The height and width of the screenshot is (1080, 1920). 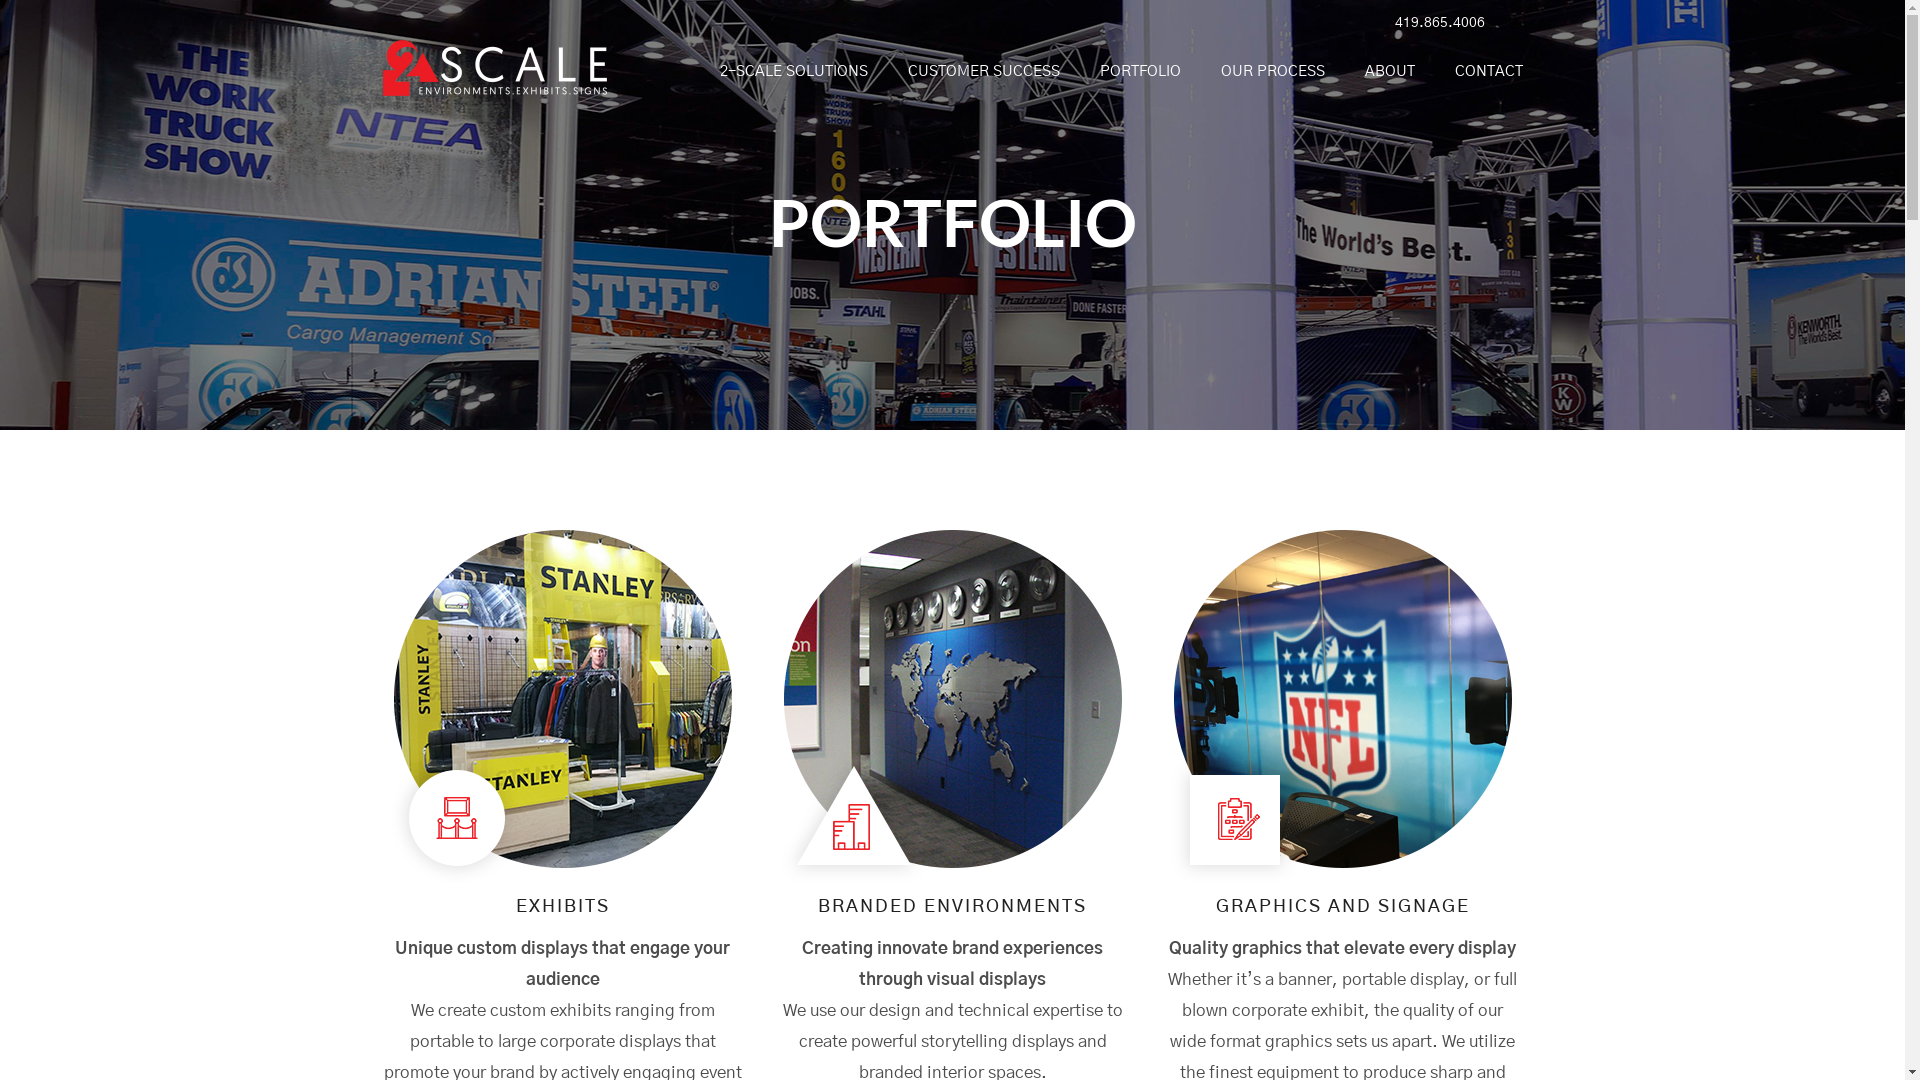 What do you see at coordinates (792, 71) in the screenshot?
I see `'2-SCALE SOLUTIONS'` at bounding box center [792, 71].